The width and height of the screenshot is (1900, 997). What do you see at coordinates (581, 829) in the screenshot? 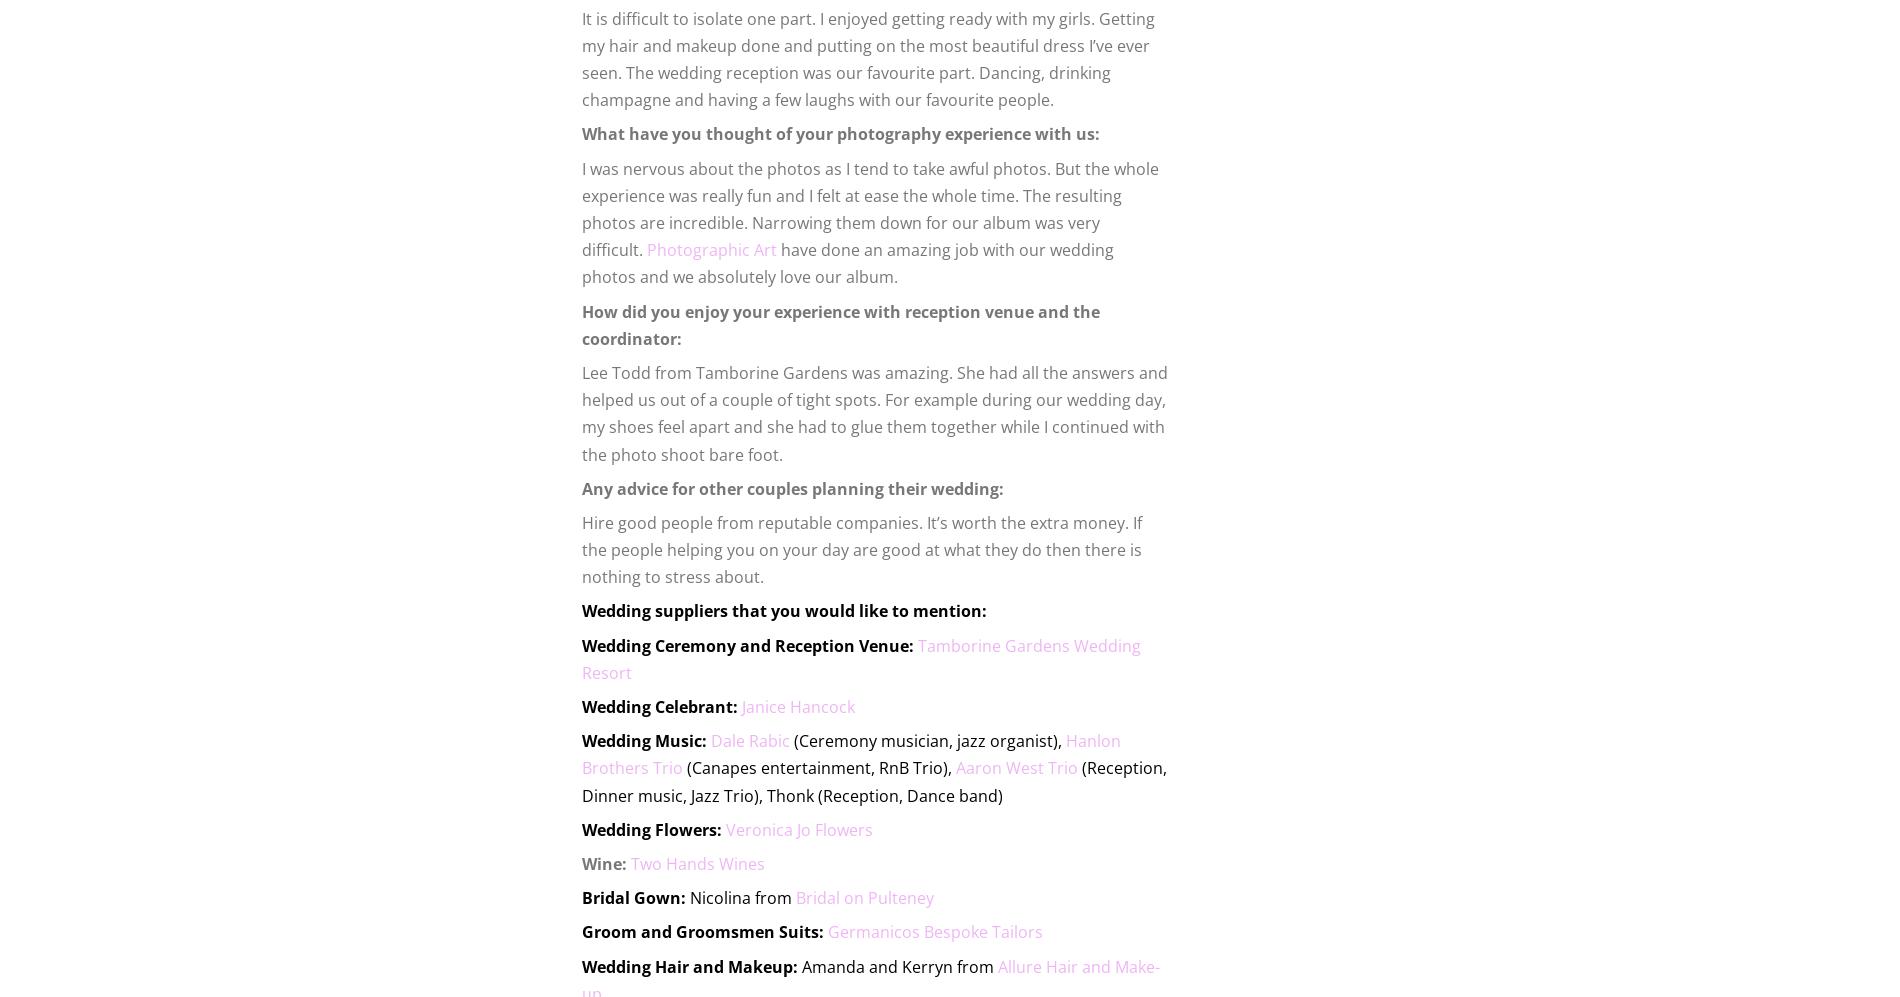
I see `'Wedding Flowers:'` at bounding box center [581, 829].